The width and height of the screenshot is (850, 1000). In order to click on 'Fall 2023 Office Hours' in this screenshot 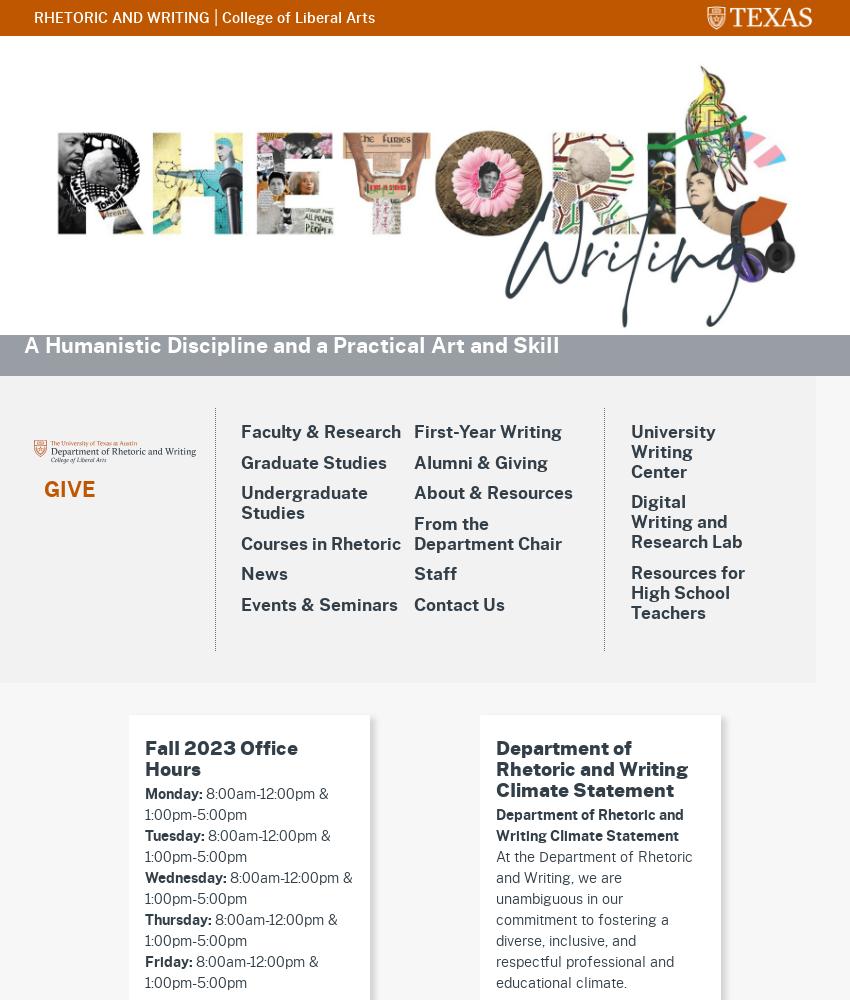, I will do `click(220, 760)`.